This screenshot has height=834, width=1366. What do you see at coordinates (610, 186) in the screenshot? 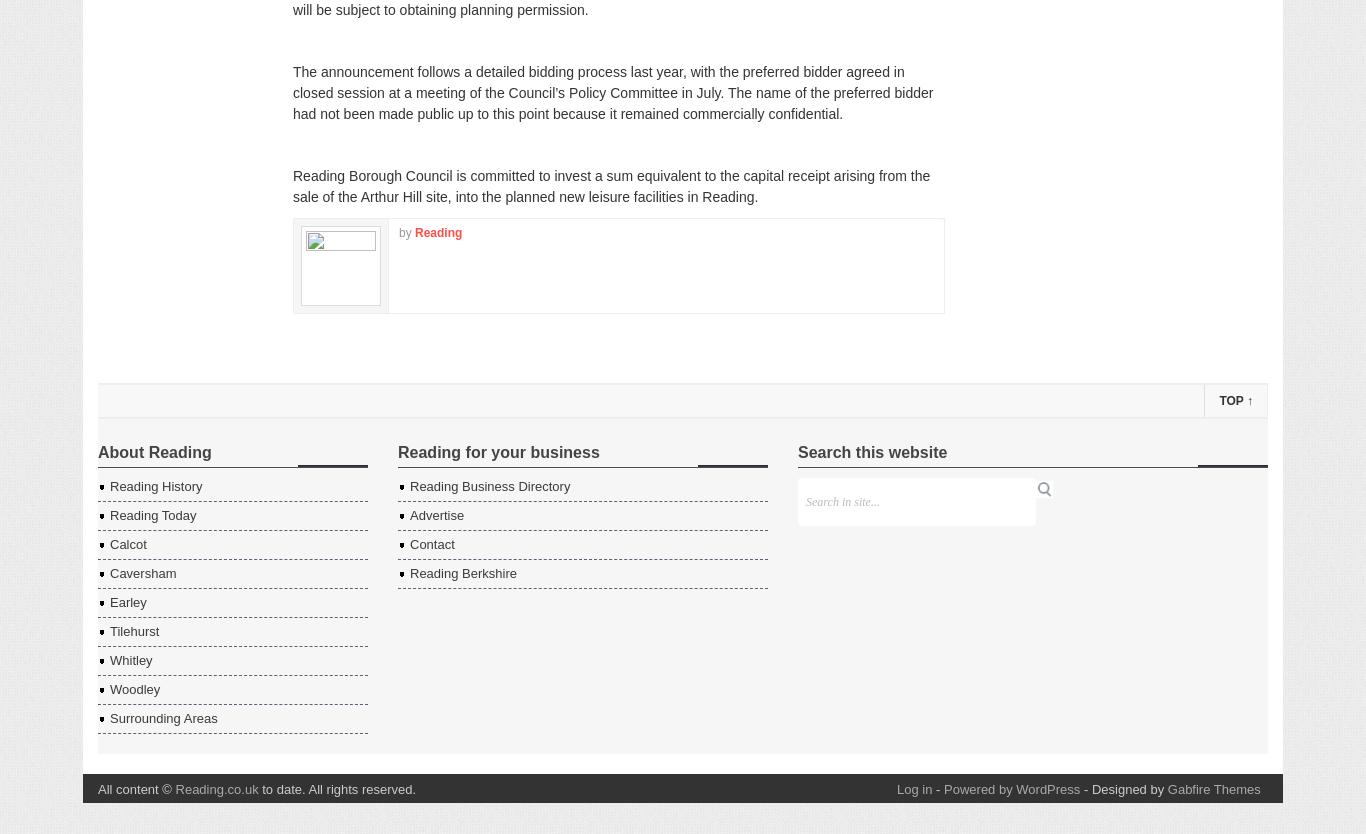
I see `'Reading Borough Council is committed to invest a sum equivalent to the capital receipt arising from the sale of the Arthur Hill site, into the planned new leisure facilities in Reading.'` at bounding box center [610, 186].